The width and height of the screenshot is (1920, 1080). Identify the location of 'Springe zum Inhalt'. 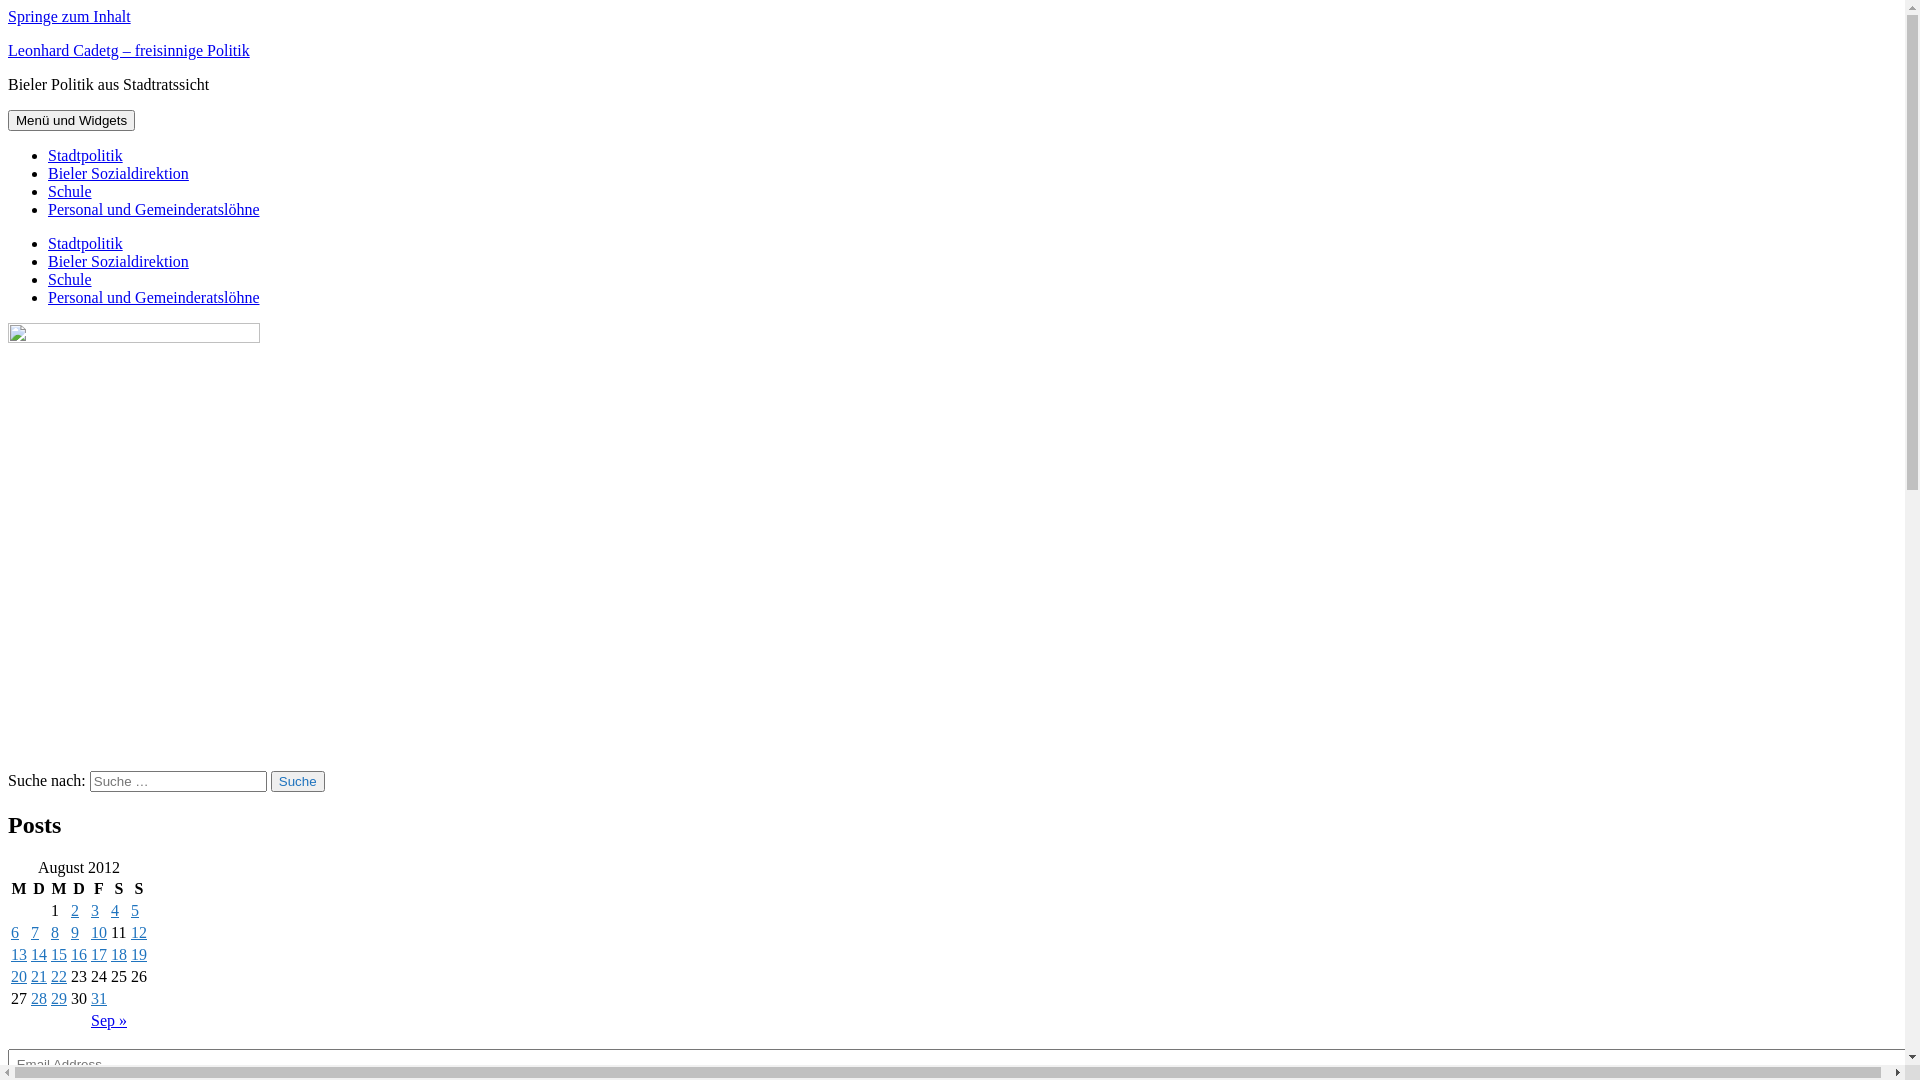
(69, 16).